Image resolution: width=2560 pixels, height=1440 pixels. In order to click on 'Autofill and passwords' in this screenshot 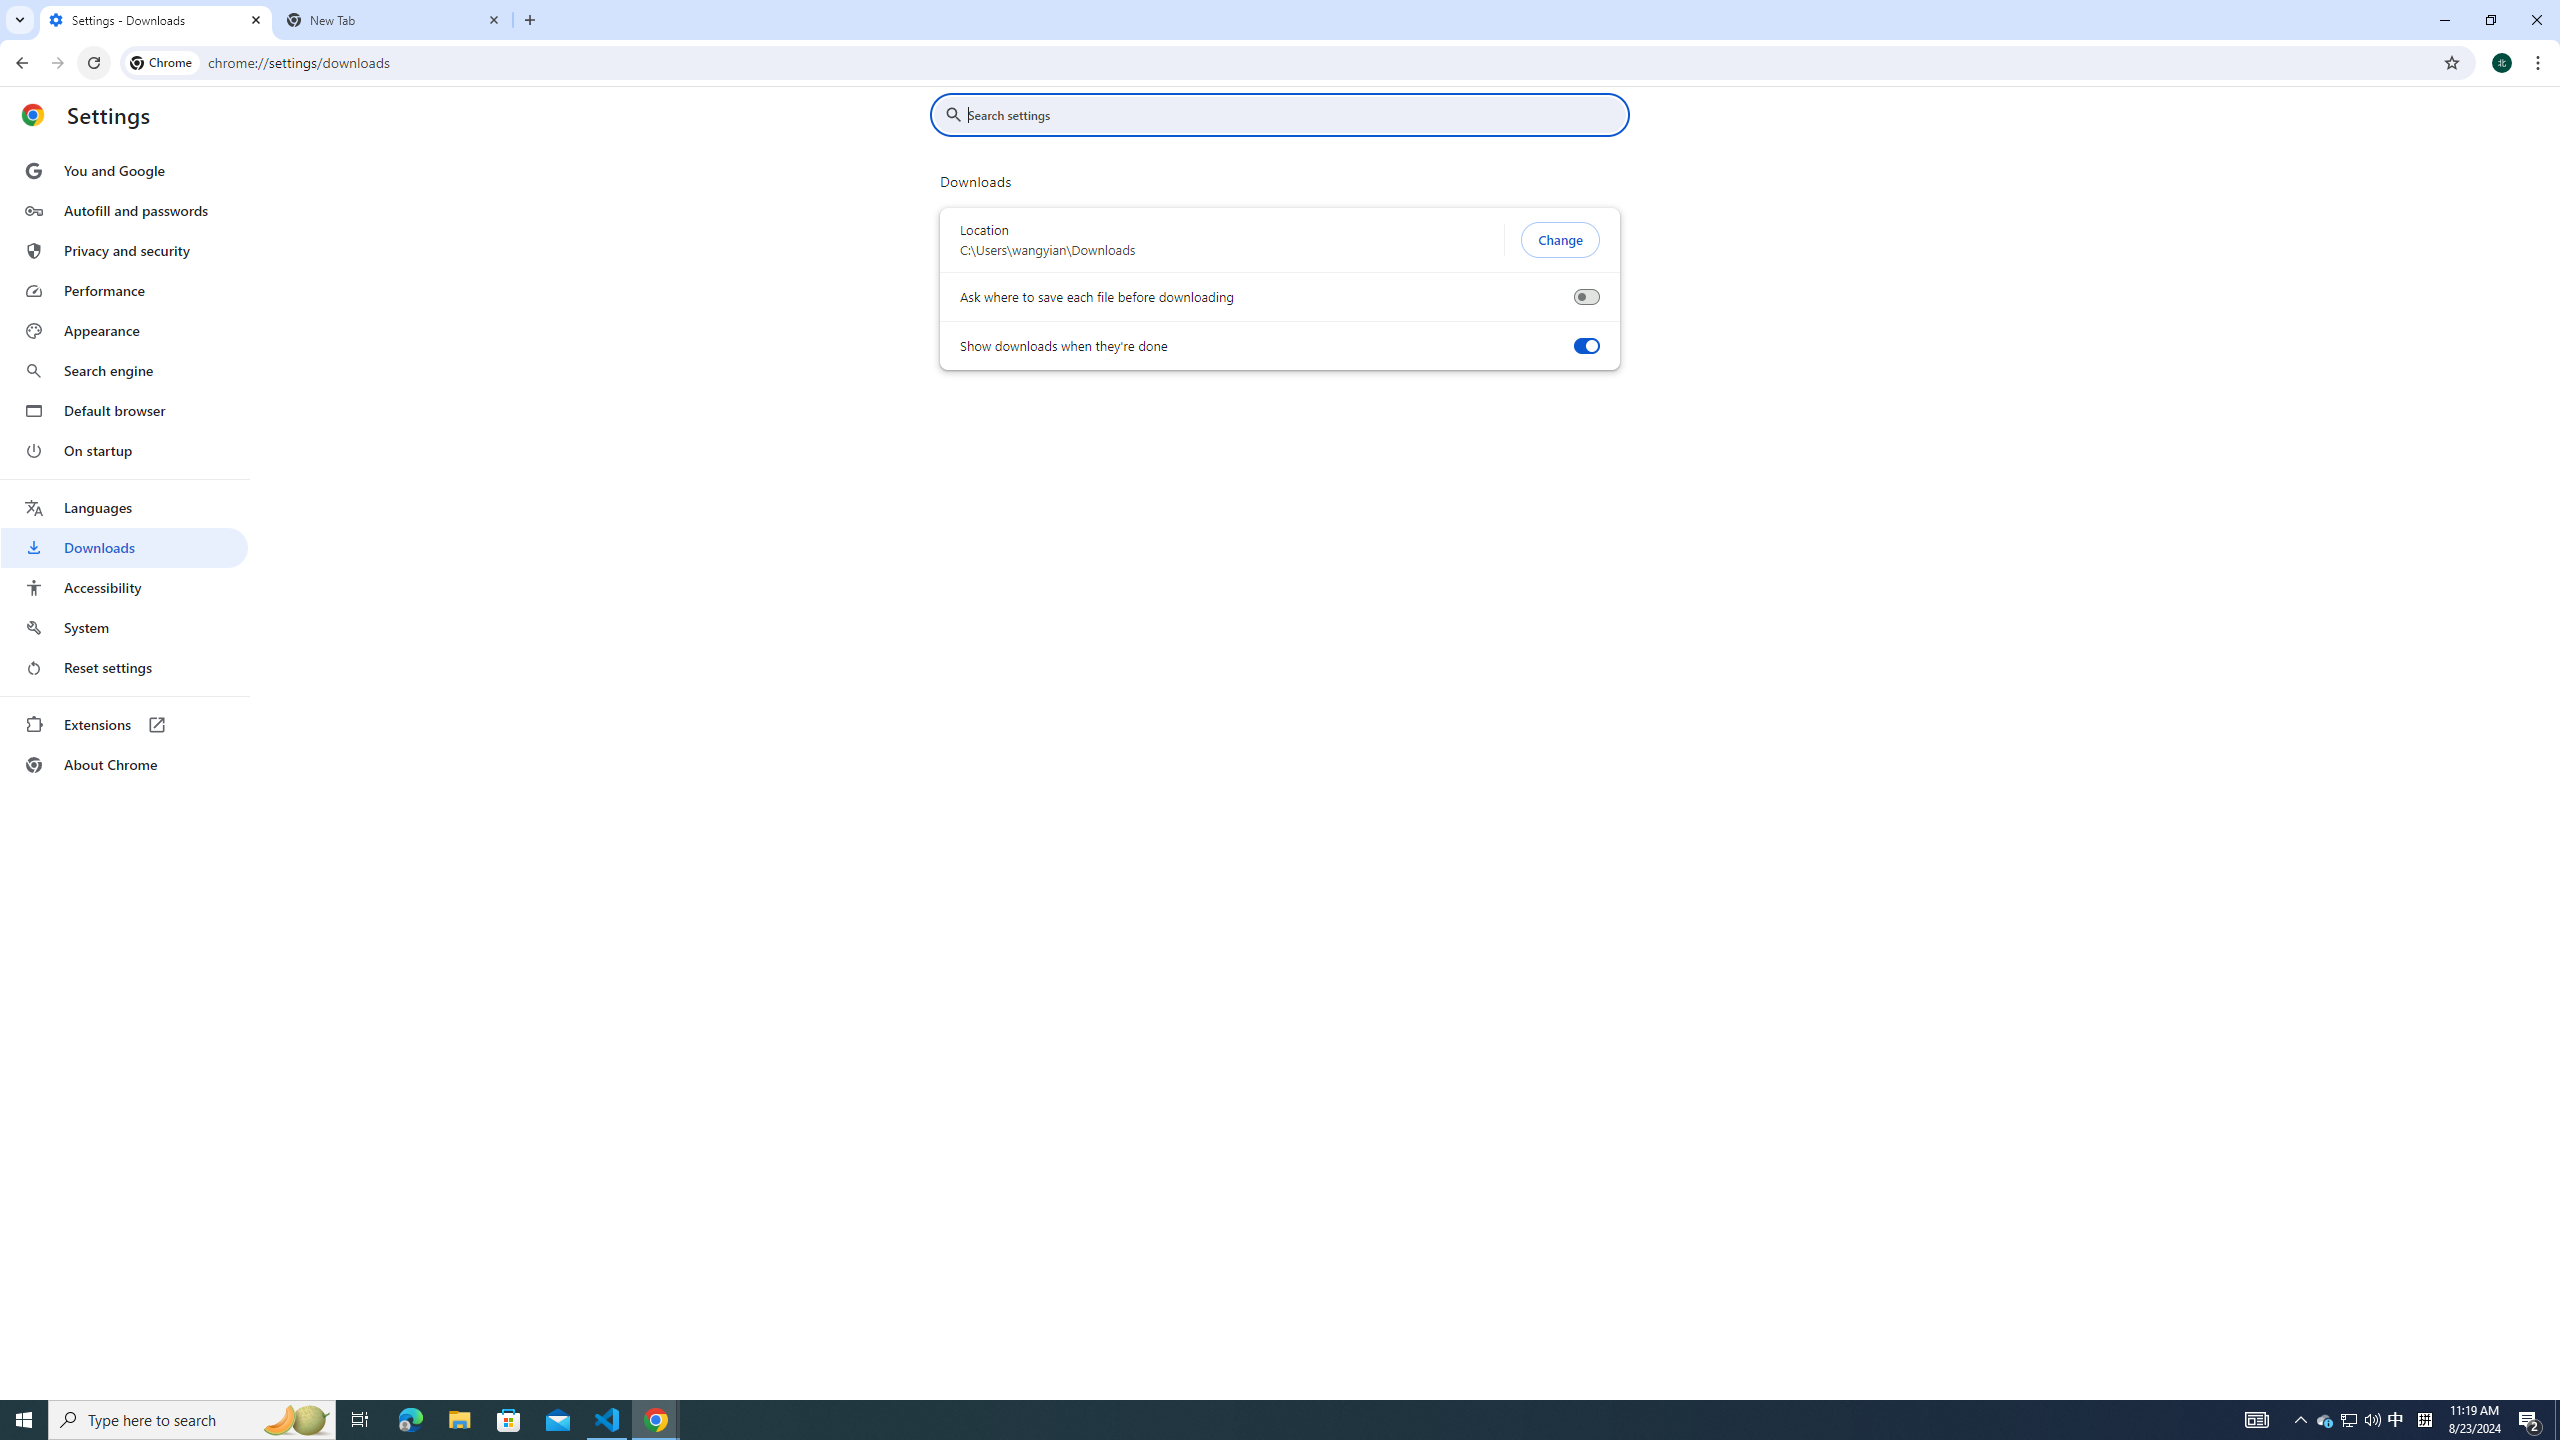, I will do `click(123, 210)`.